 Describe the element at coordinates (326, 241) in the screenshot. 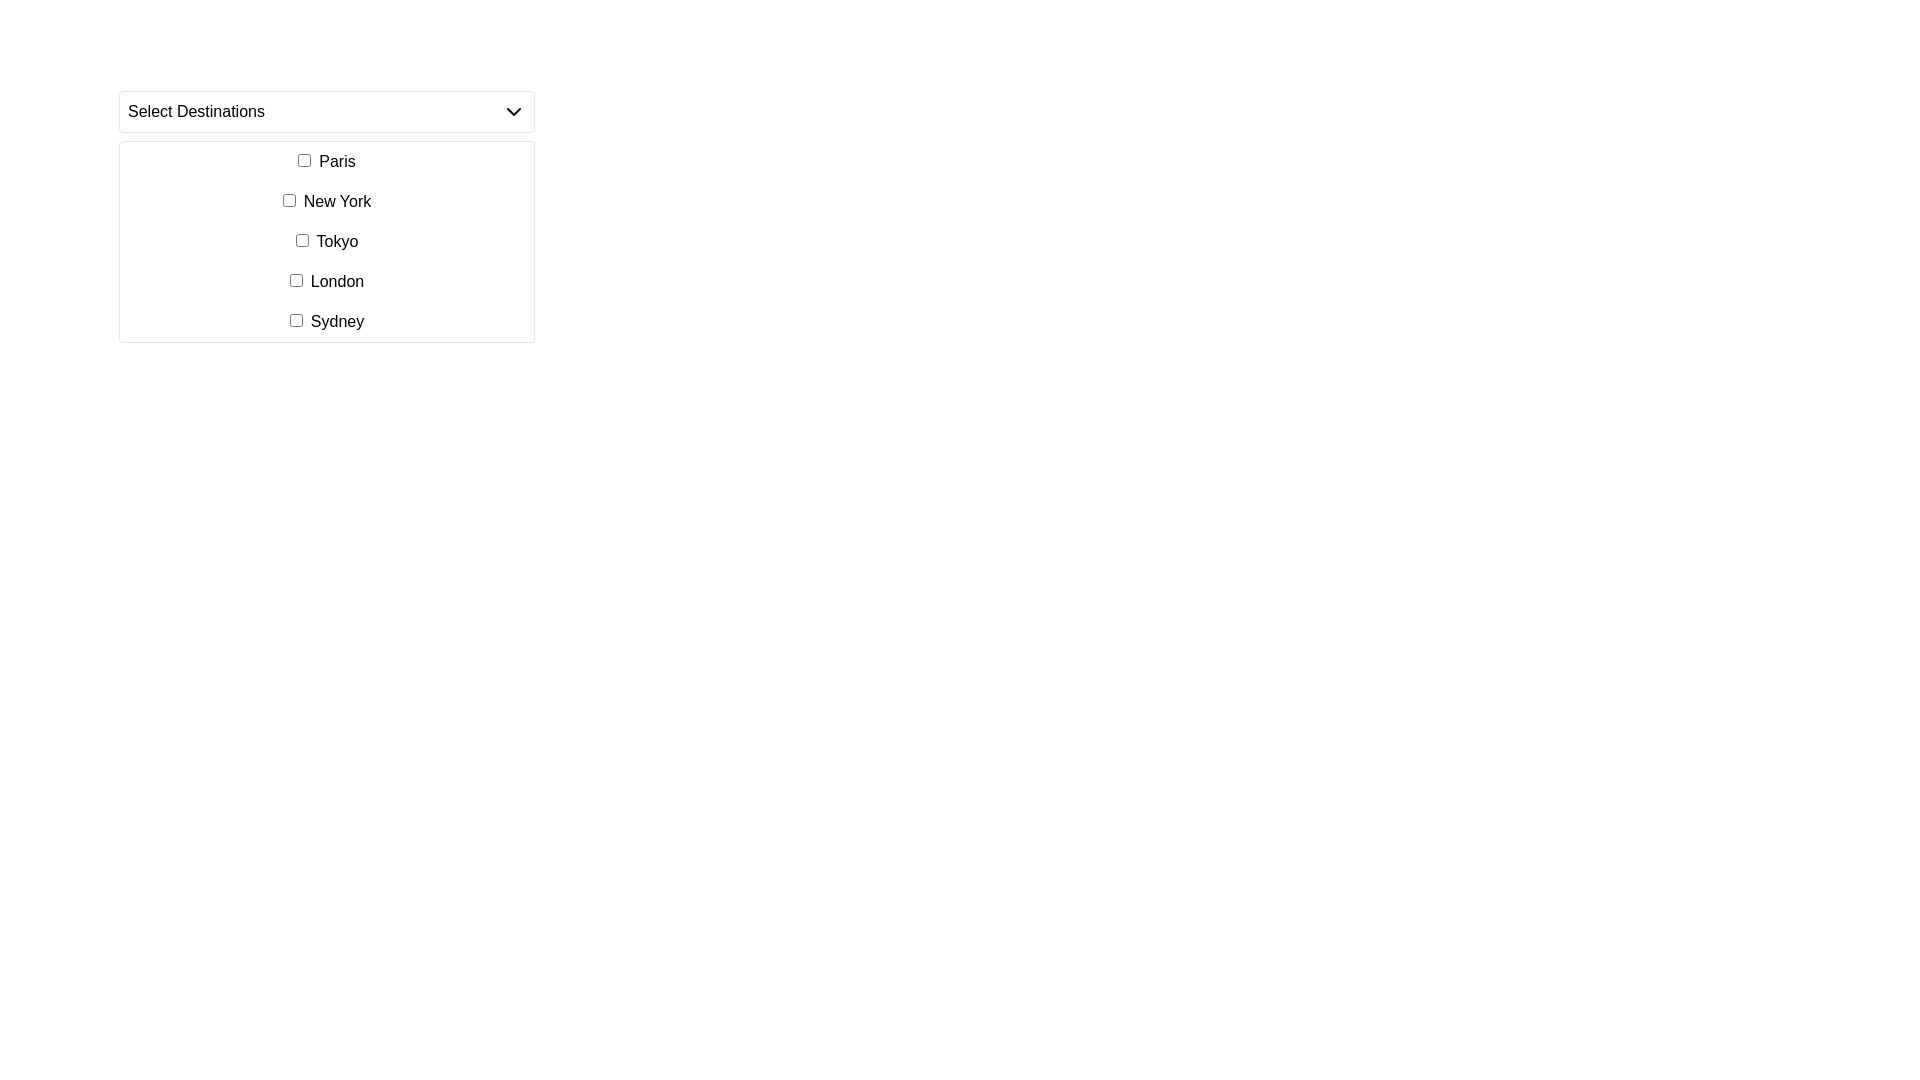

I see `labels in the dropdown list containing checkboxes and labels, specifically positioned beneath the 'Select Destinations' header, to decide on a selection` at that location.